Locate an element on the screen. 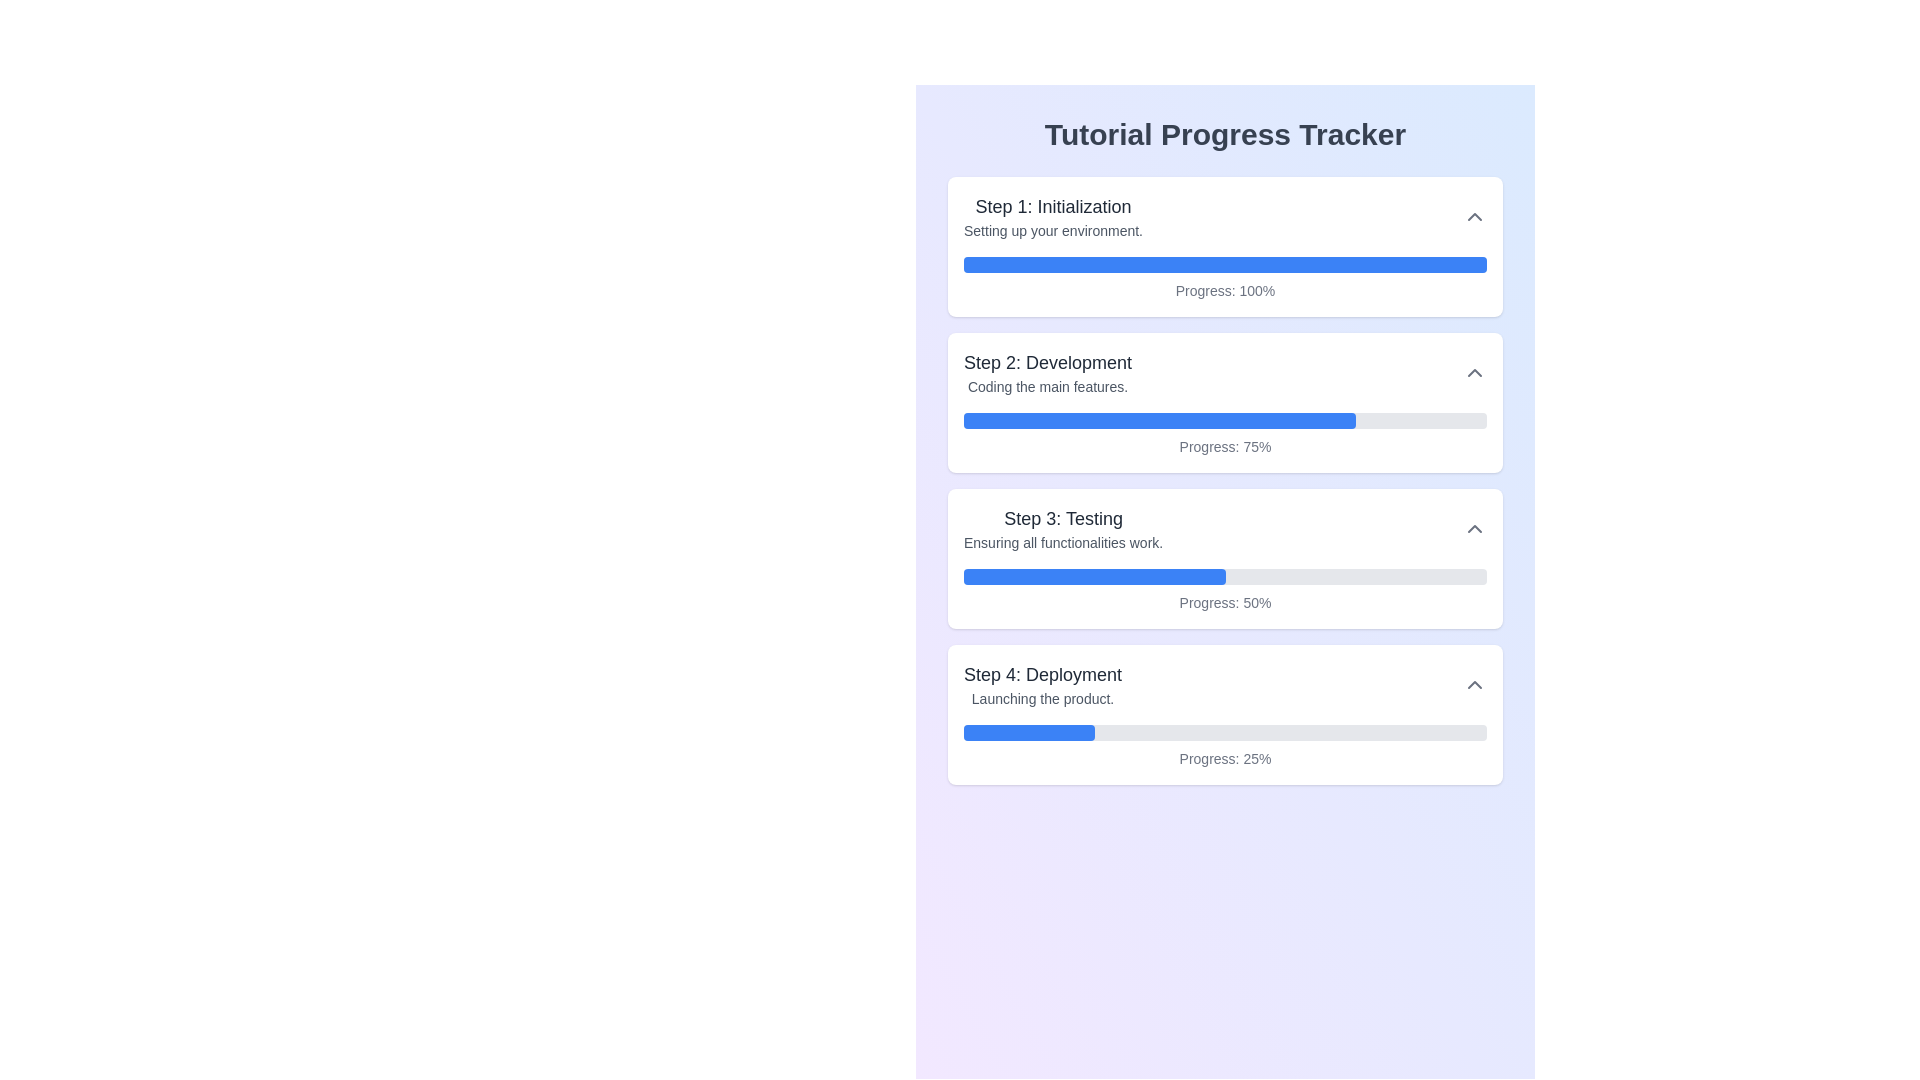 The width and height of the screenshot is (1920, 1080). the toggle button in the upper-right corner of the 'Step 2: Development' section is located at coordinates (1474, 373).